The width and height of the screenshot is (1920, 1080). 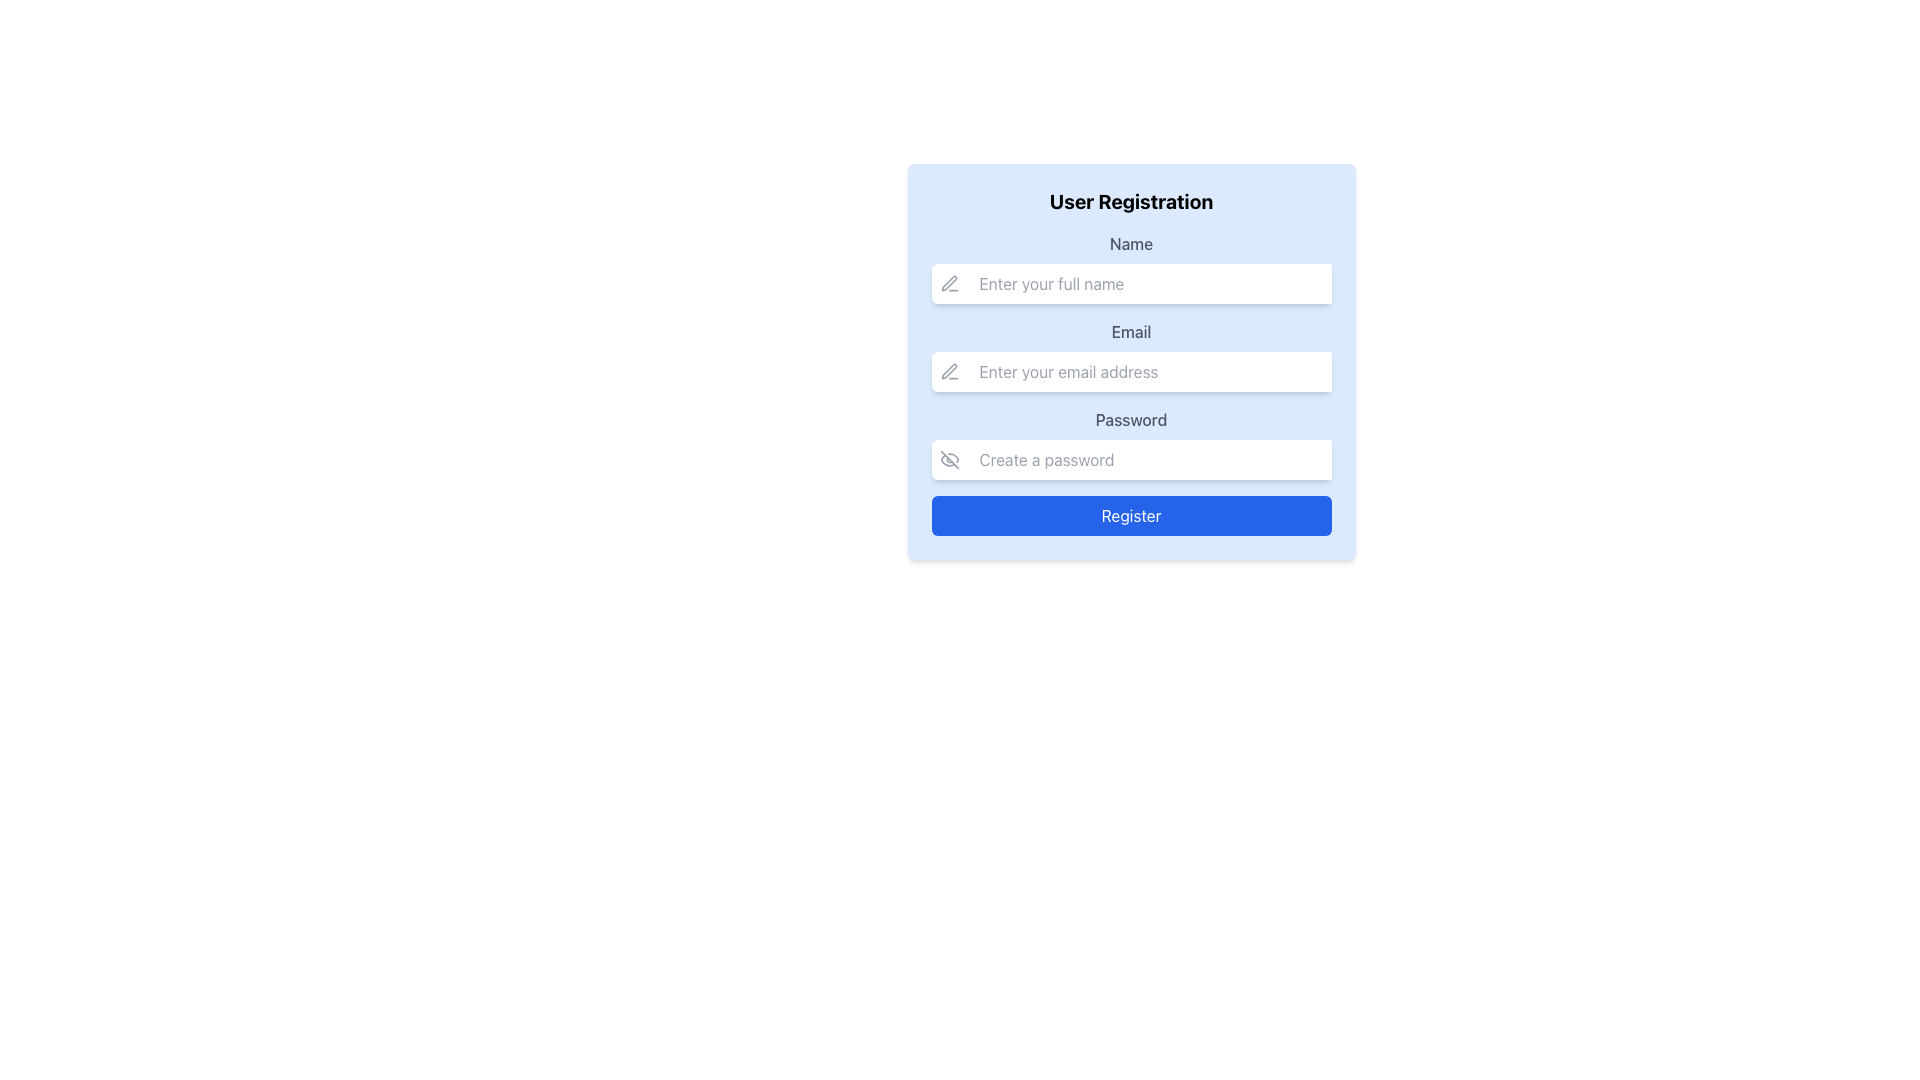 I want to click on the 'Name' label, which is a medium-sized, bold, gray font text positioned above the input field in the user registration form, so click(x=1131, y=242).